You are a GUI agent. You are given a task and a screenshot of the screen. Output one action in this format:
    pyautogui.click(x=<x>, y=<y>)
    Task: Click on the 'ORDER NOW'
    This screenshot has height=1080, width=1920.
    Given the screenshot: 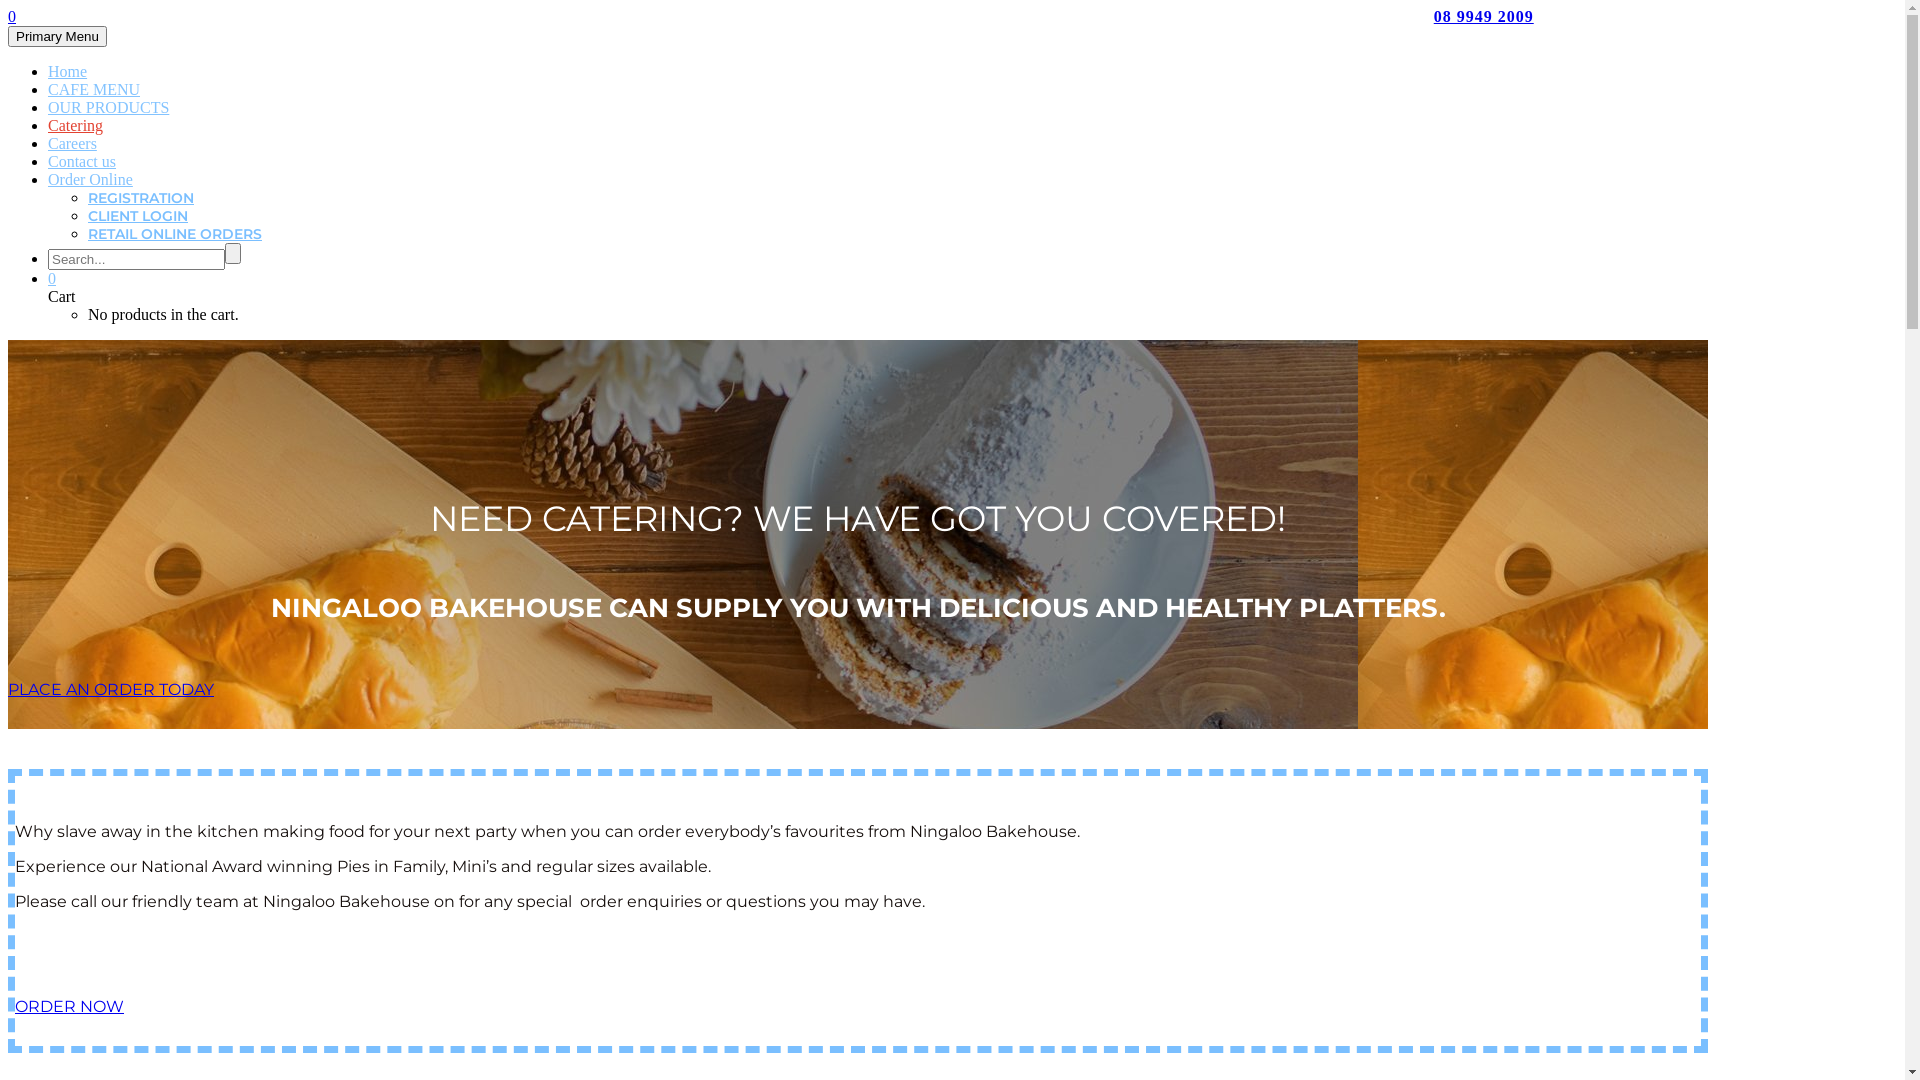 What is the action you would take?
    pyautogui.click(x=69, y=1006)
    